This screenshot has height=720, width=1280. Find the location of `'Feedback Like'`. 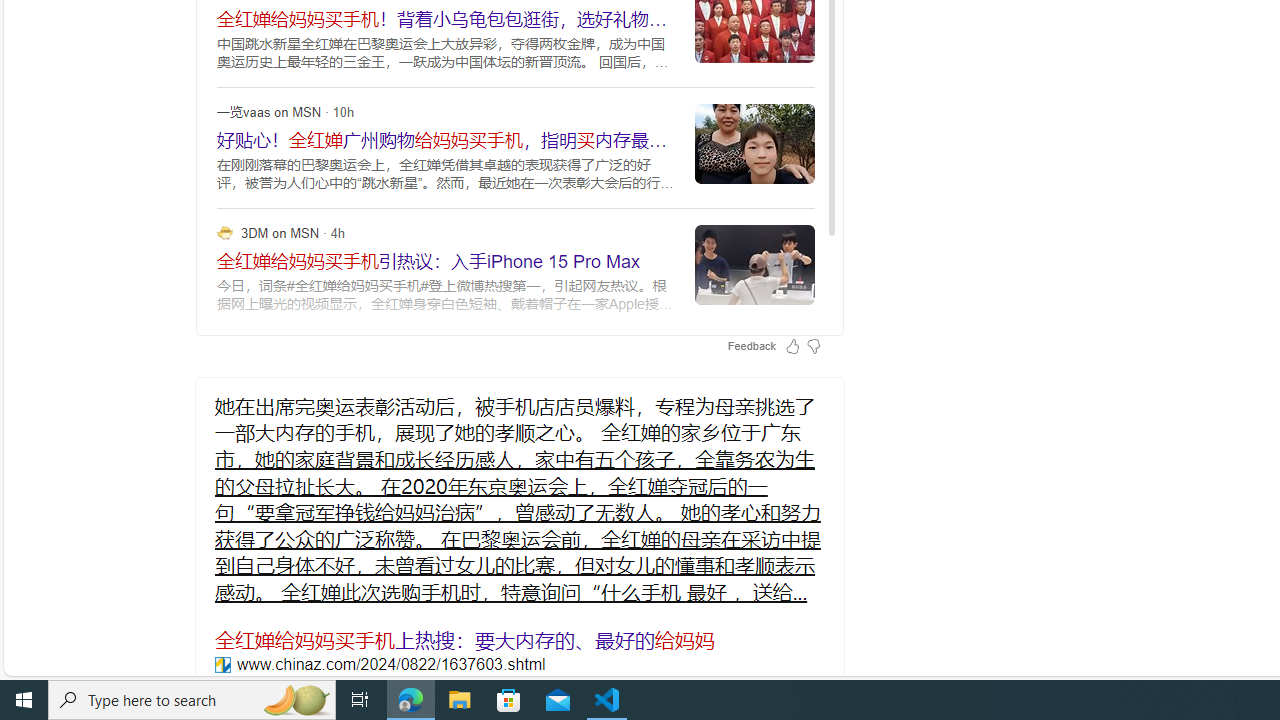

'Feedback Like' is located at coordinates (791, 344).